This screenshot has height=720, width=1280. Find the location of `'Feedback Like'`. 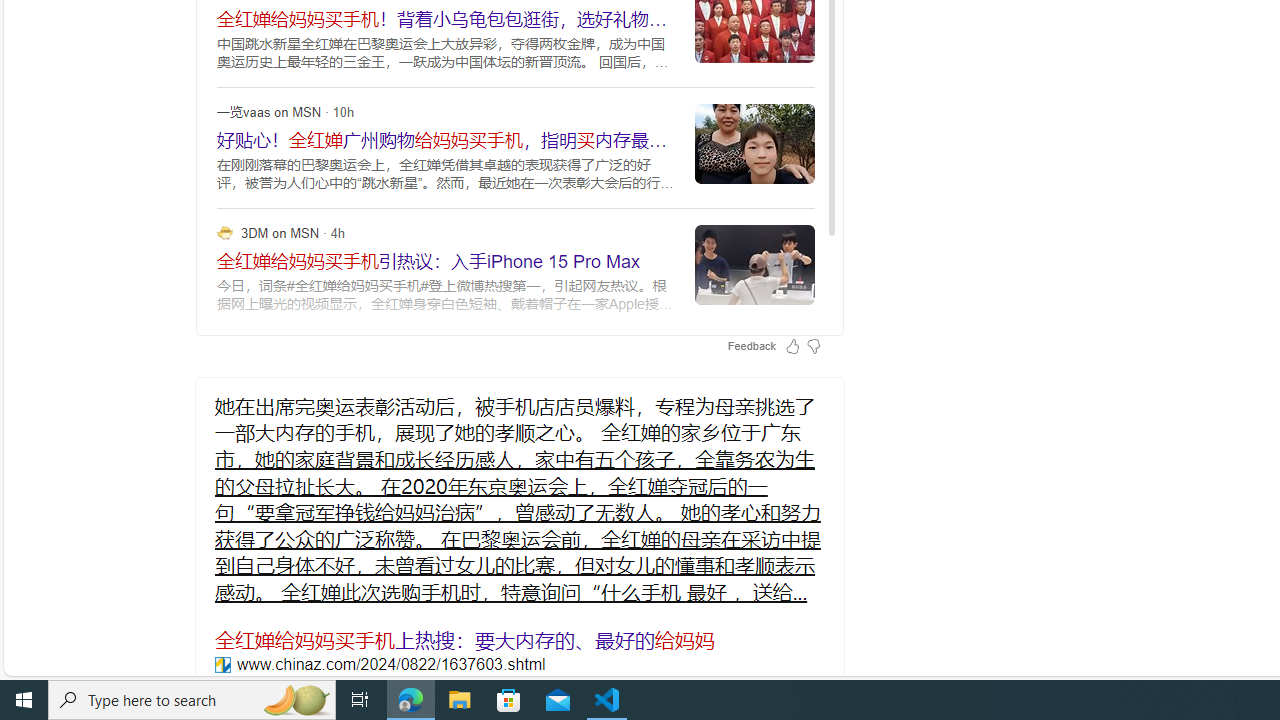

'Feedback Like' is located at coordinates (791, 344).